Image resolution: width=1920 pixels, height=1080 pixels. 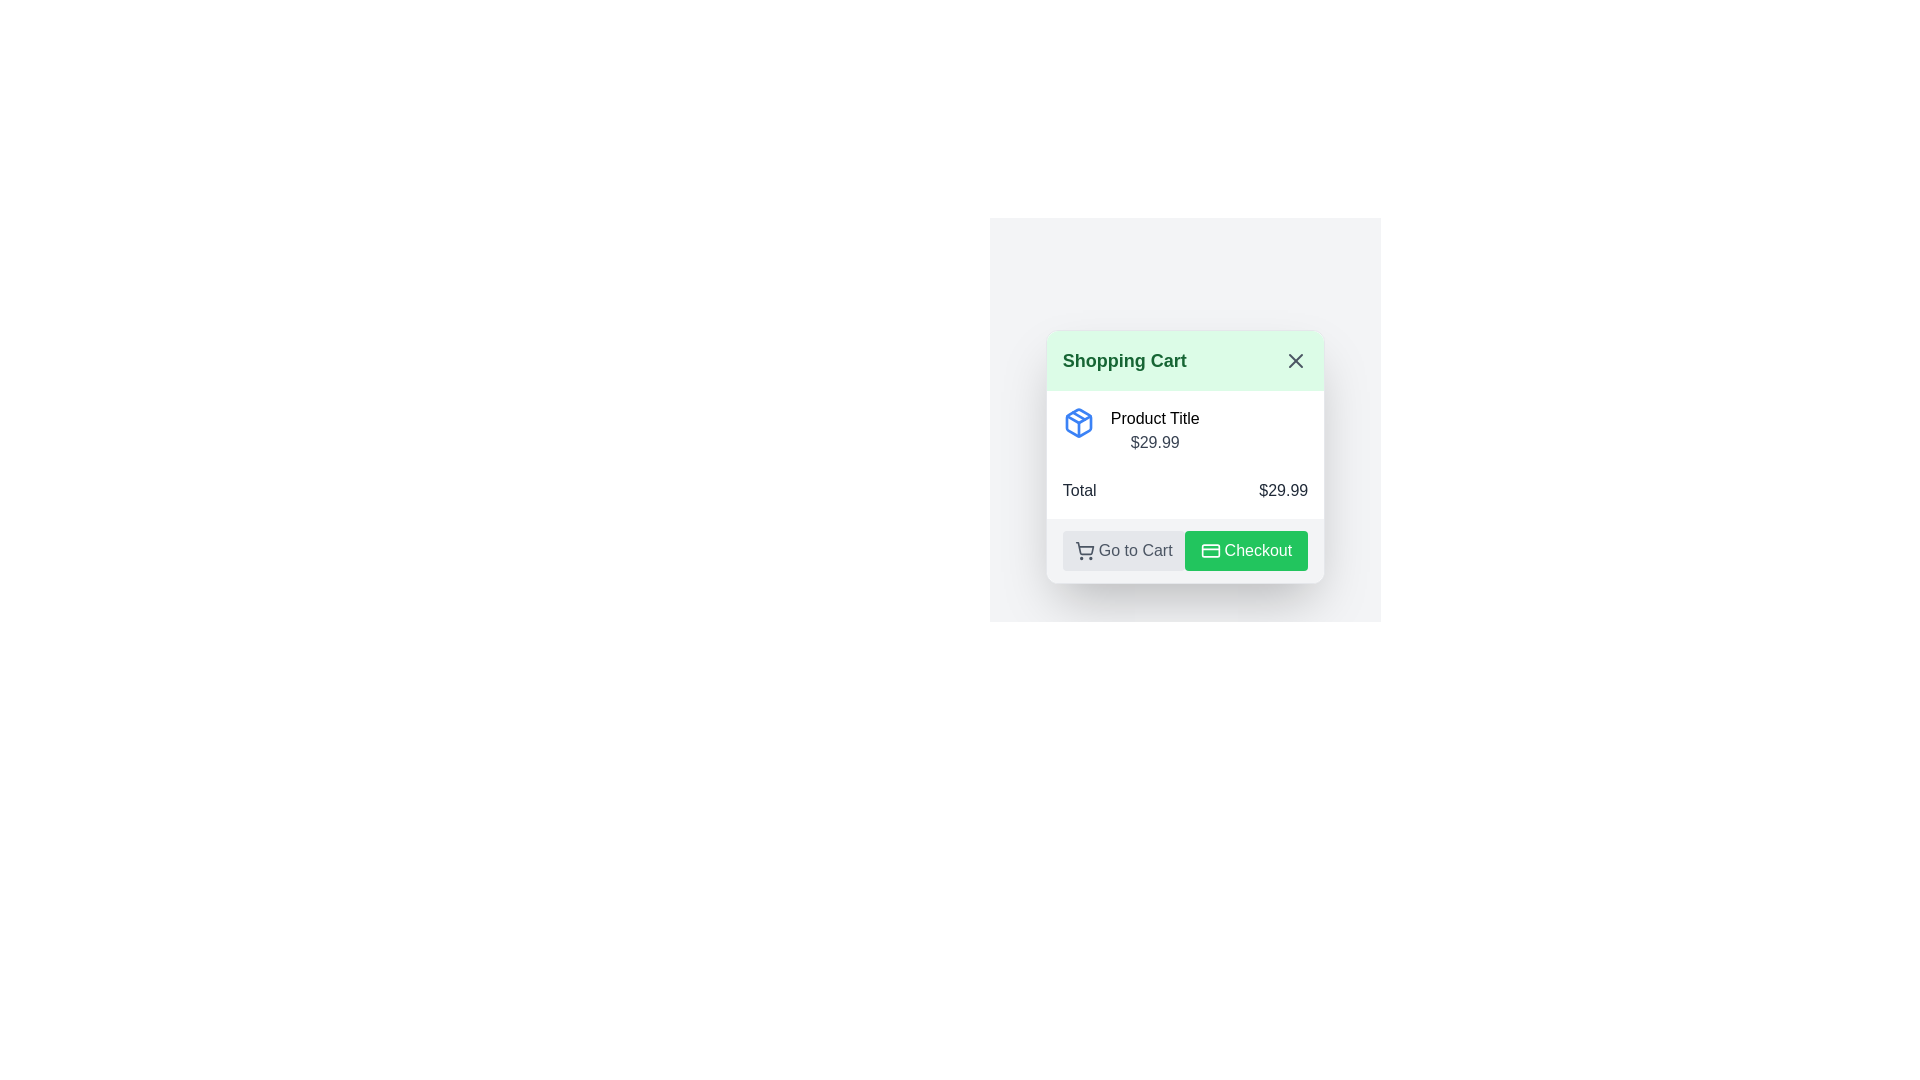 What do you see at coordinates (1209, 551) in the screenshot?
I see `the main body of the credit card icon located near the 'Checkout' button in the bottom-right corner of the shopping cart pop-up` at bounding box center [1209, 551].